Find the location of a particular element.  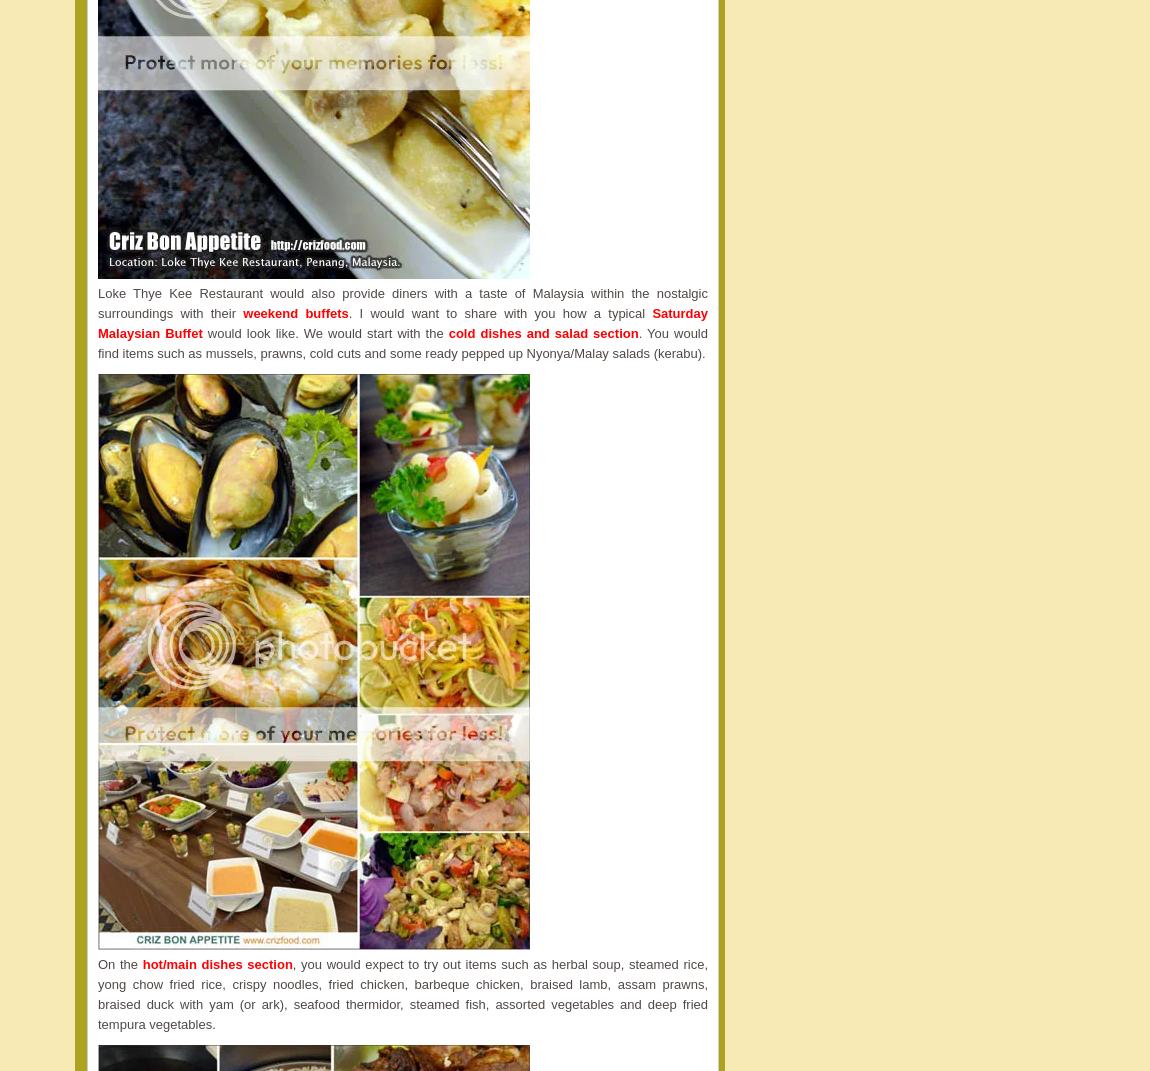

', you would expect to try out items such as herbal soup, steamed rice, yong chow fried rice, crispy noodles, fried chicken, barbeque chicken, braised lamb, assam prawns, braised duck with yam (or ark), seafood thermidor, steamed fish, assorted vegetables and deep fried tempura vegetables.' is located at coordinates (402, 992).